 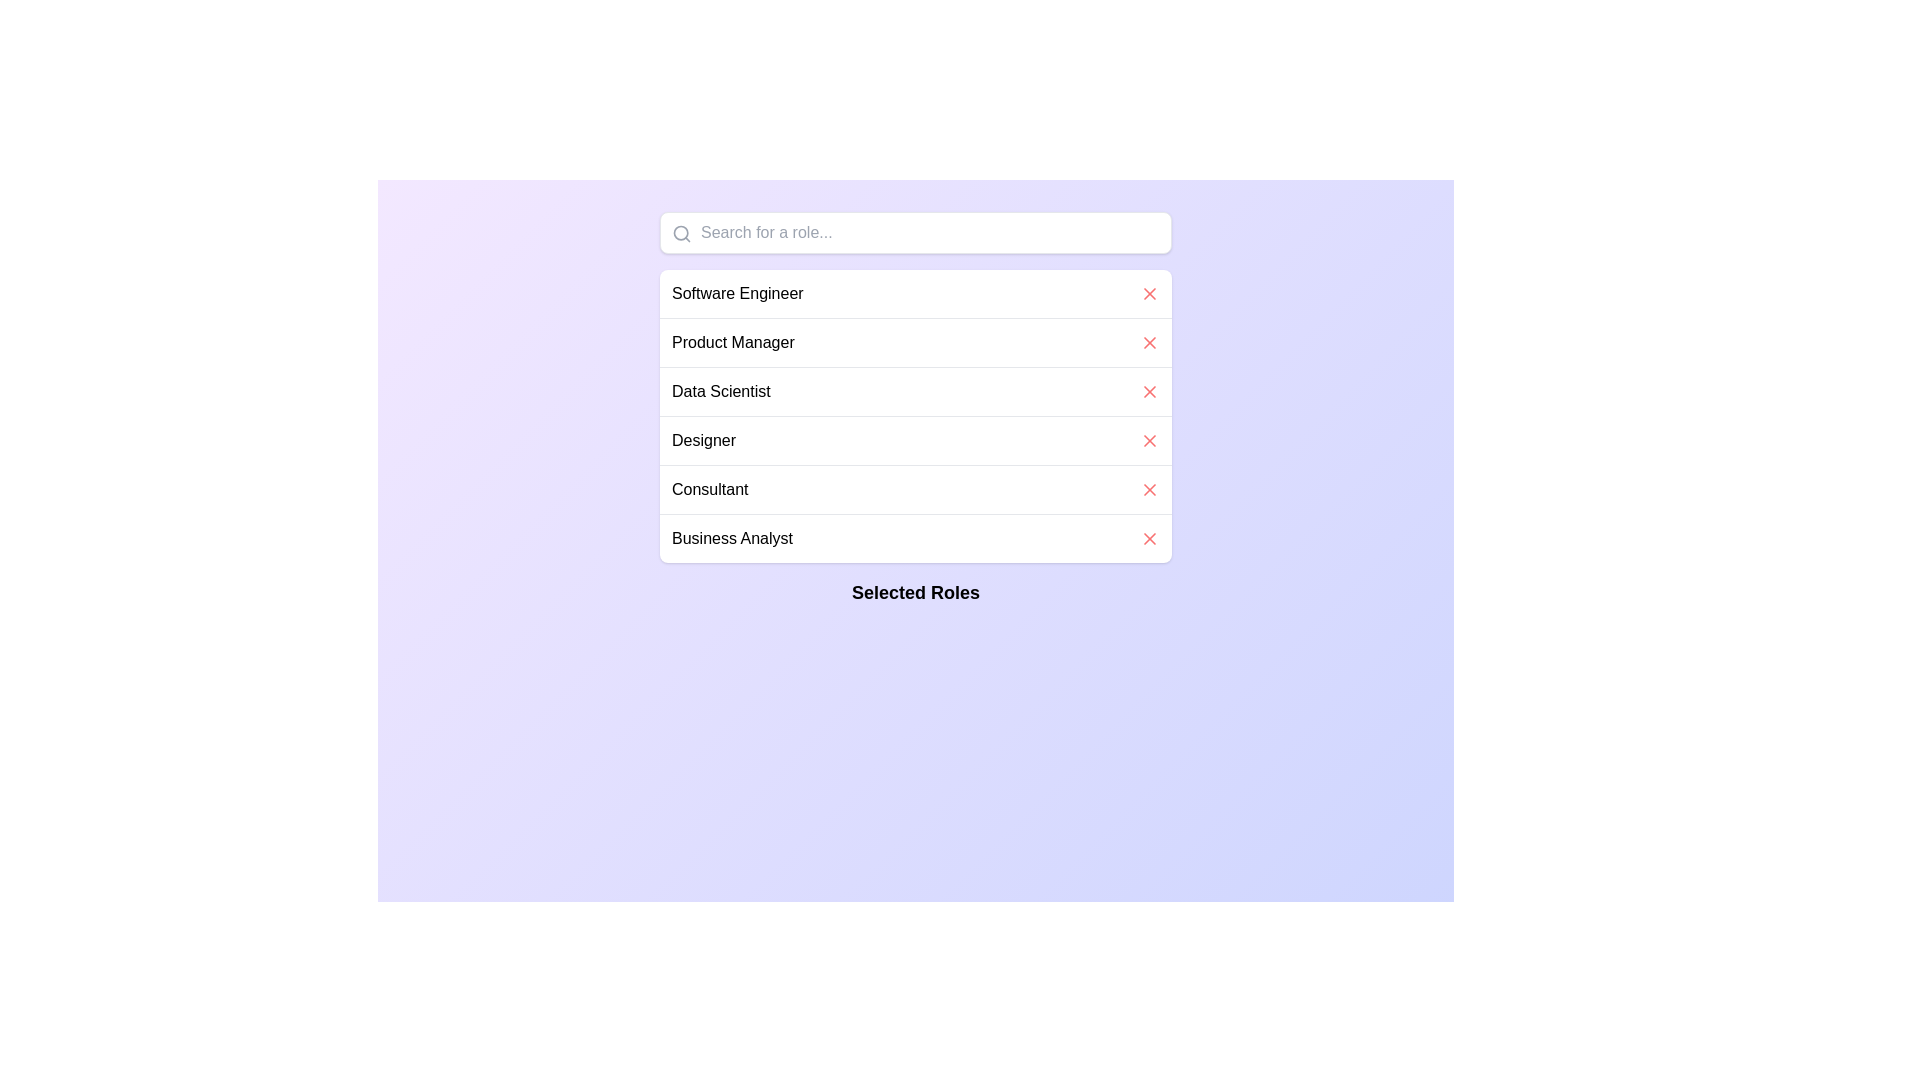 I want to click on the text label representing the role located in the fifth row of the centrally aligned list below the search bar, so click(x=710, y=489).